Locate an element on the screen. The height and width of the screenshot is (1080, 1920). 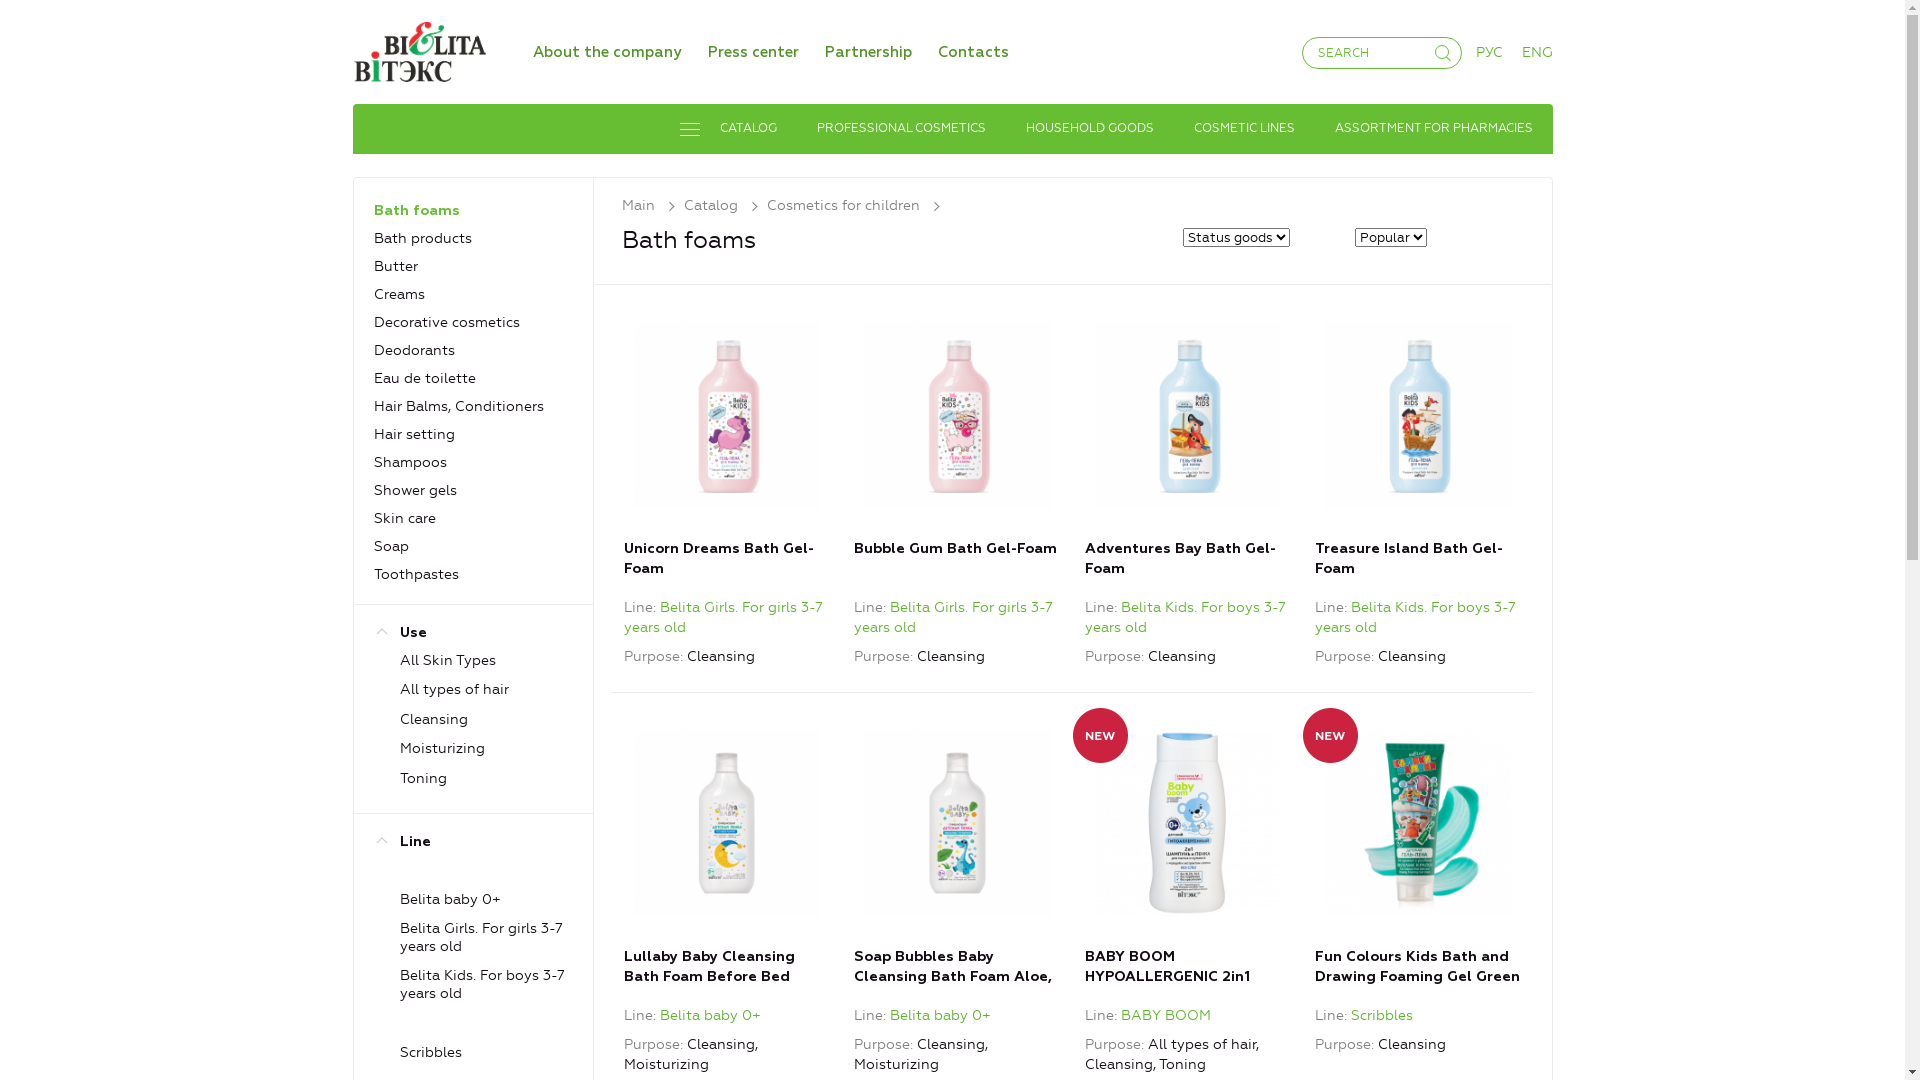
'Belita&Vitex' is located at coordinates (417, 50).